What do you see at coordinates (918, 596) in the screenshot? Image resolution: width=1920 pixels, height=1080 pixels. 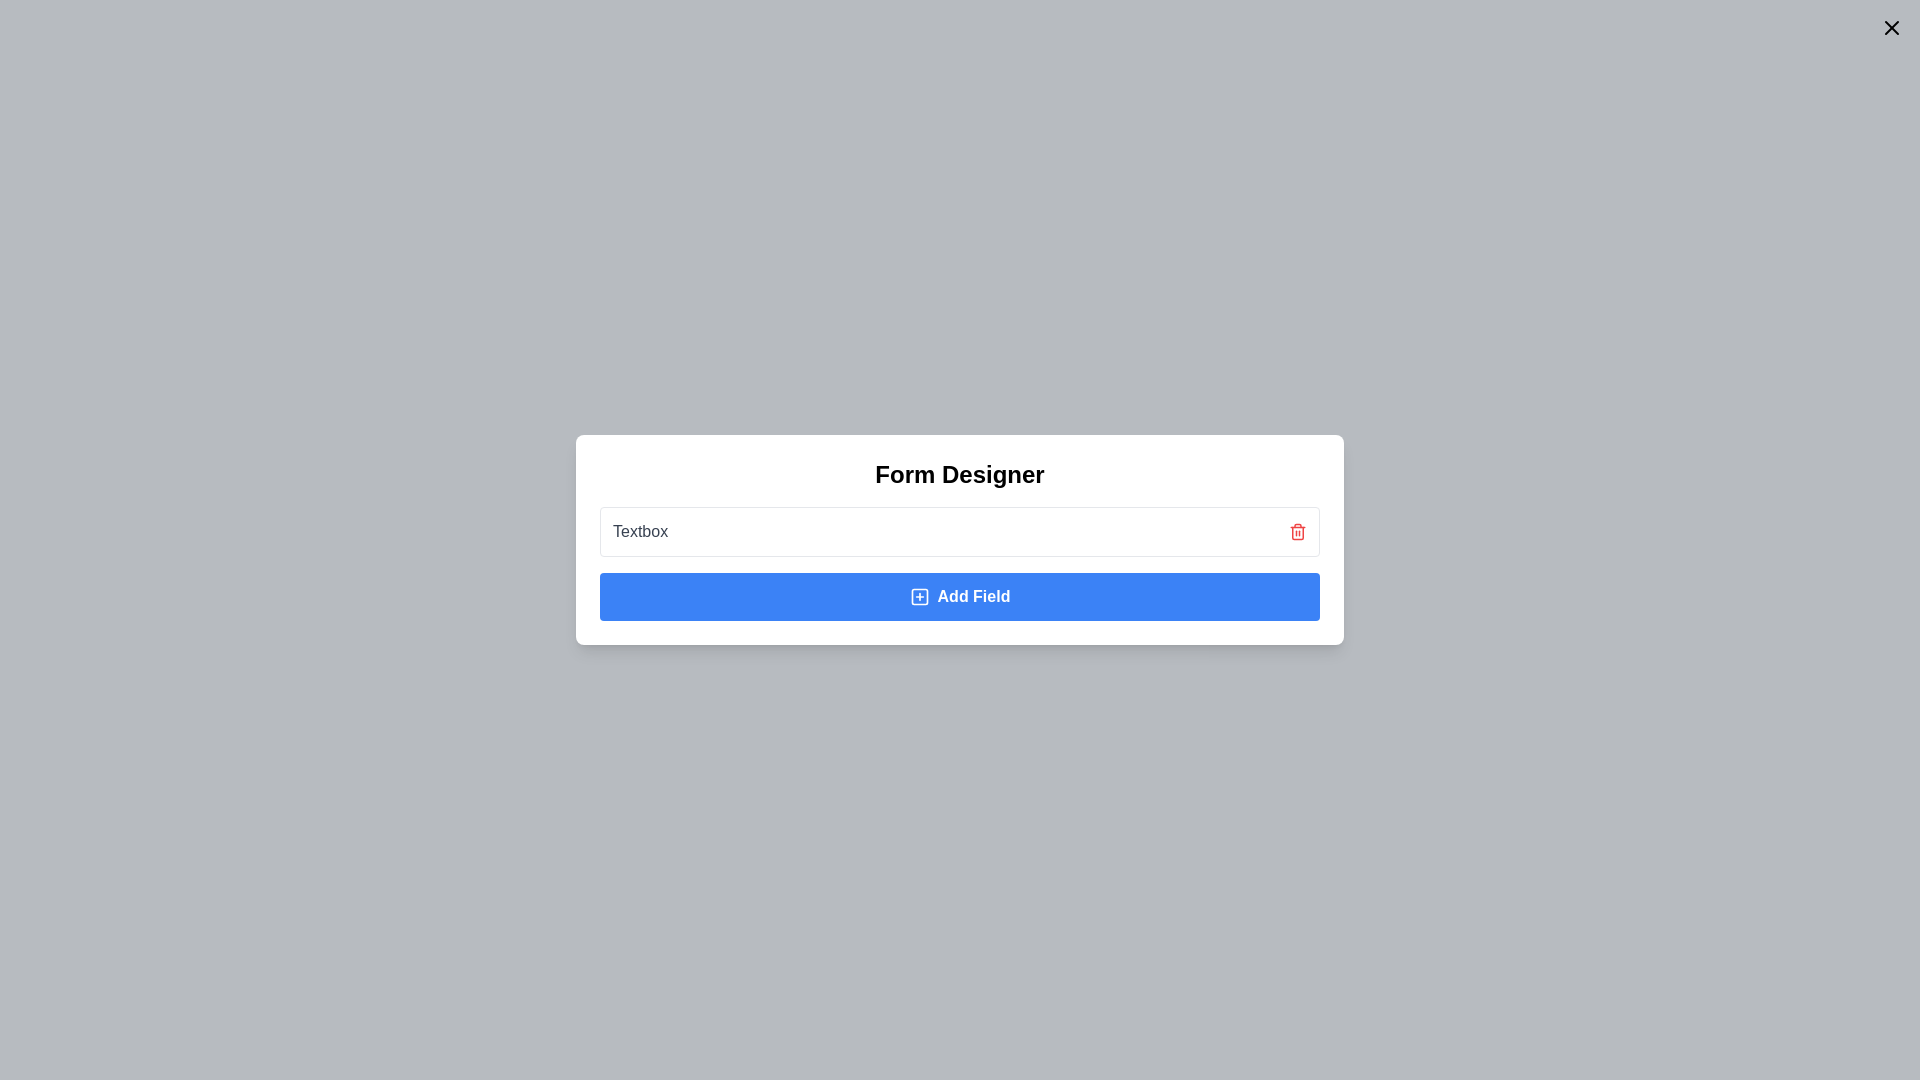 I see `the button labeled 'Add Field' which contains a small blue outlined SVG icon resembling a square with a plus sign inside, positioned to the left of the text` at bounding box center [918, 596].